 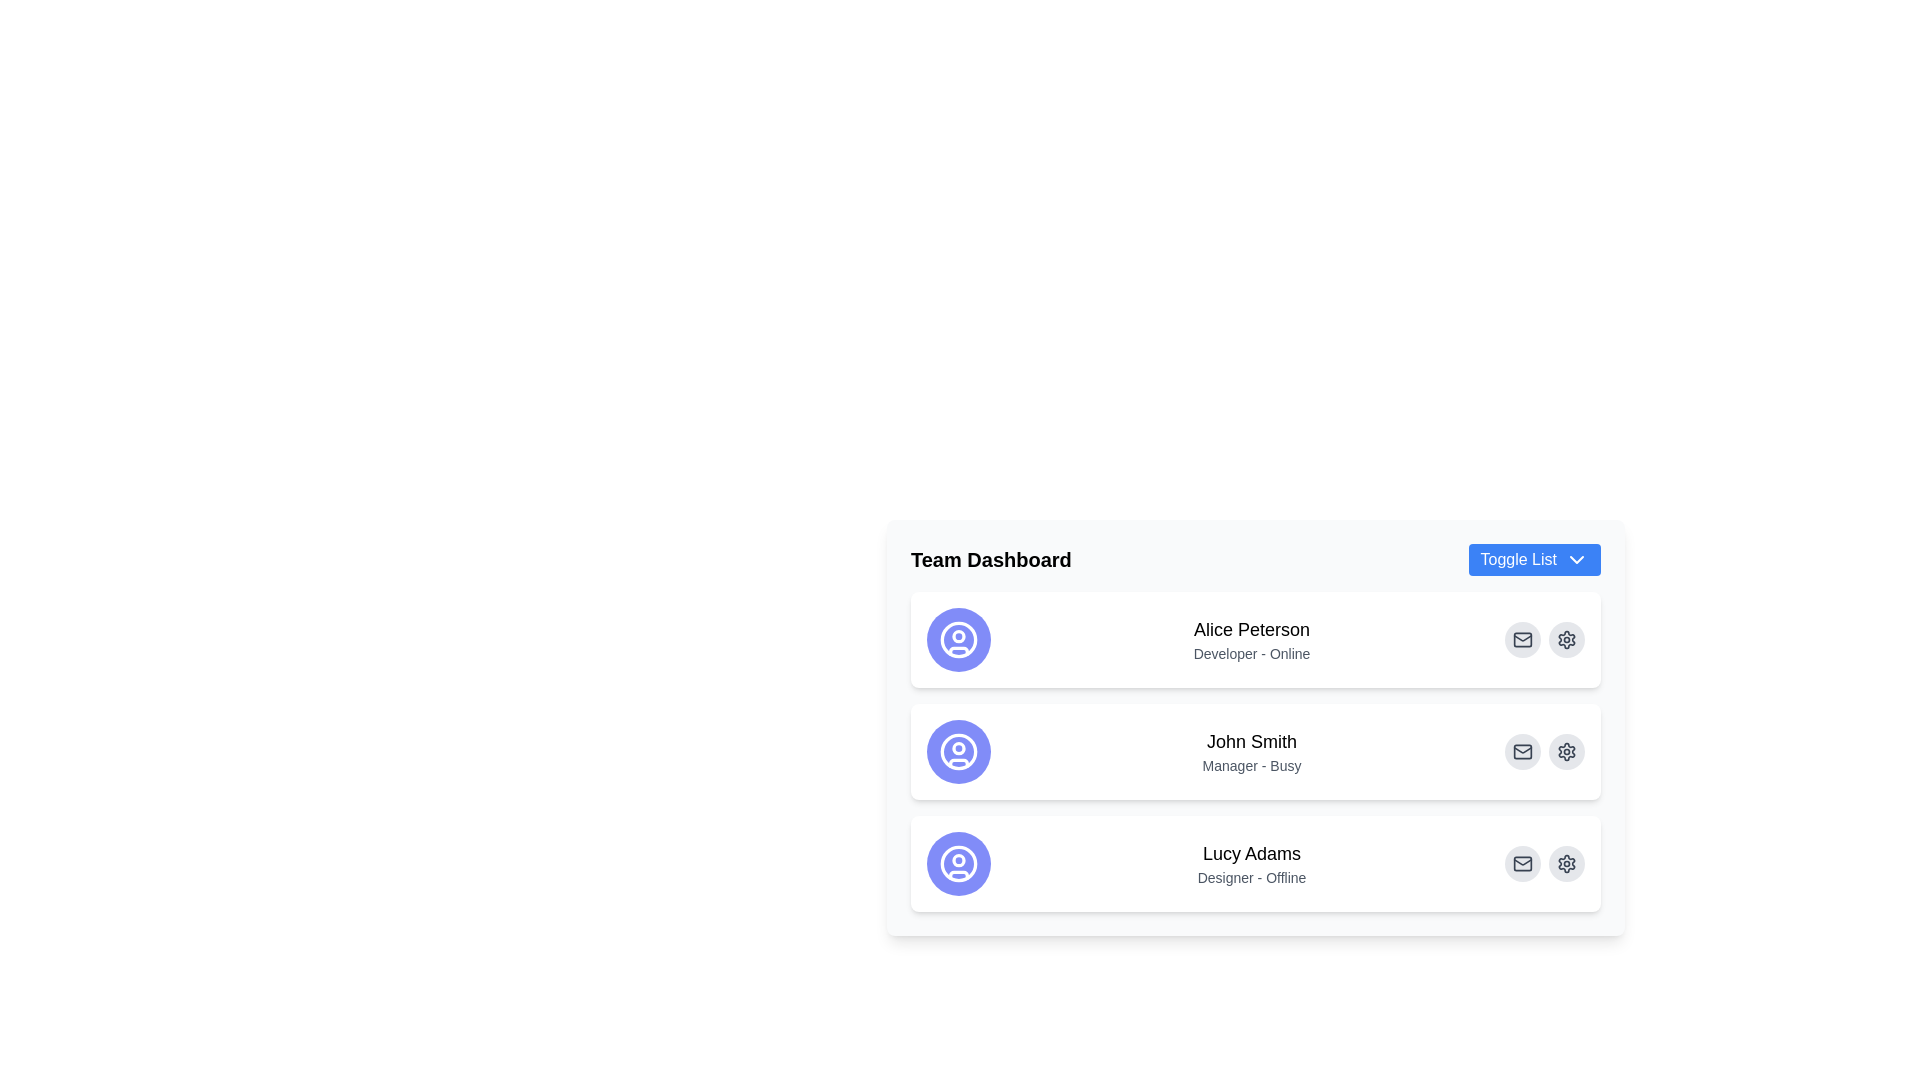 What do you see at coordinates (1521, 752) in the screenshot?
I see `the gray envelope-shaped icon located in the second row of user cards, to the right of 'John Smith'` at bounding box center [1521, 752].